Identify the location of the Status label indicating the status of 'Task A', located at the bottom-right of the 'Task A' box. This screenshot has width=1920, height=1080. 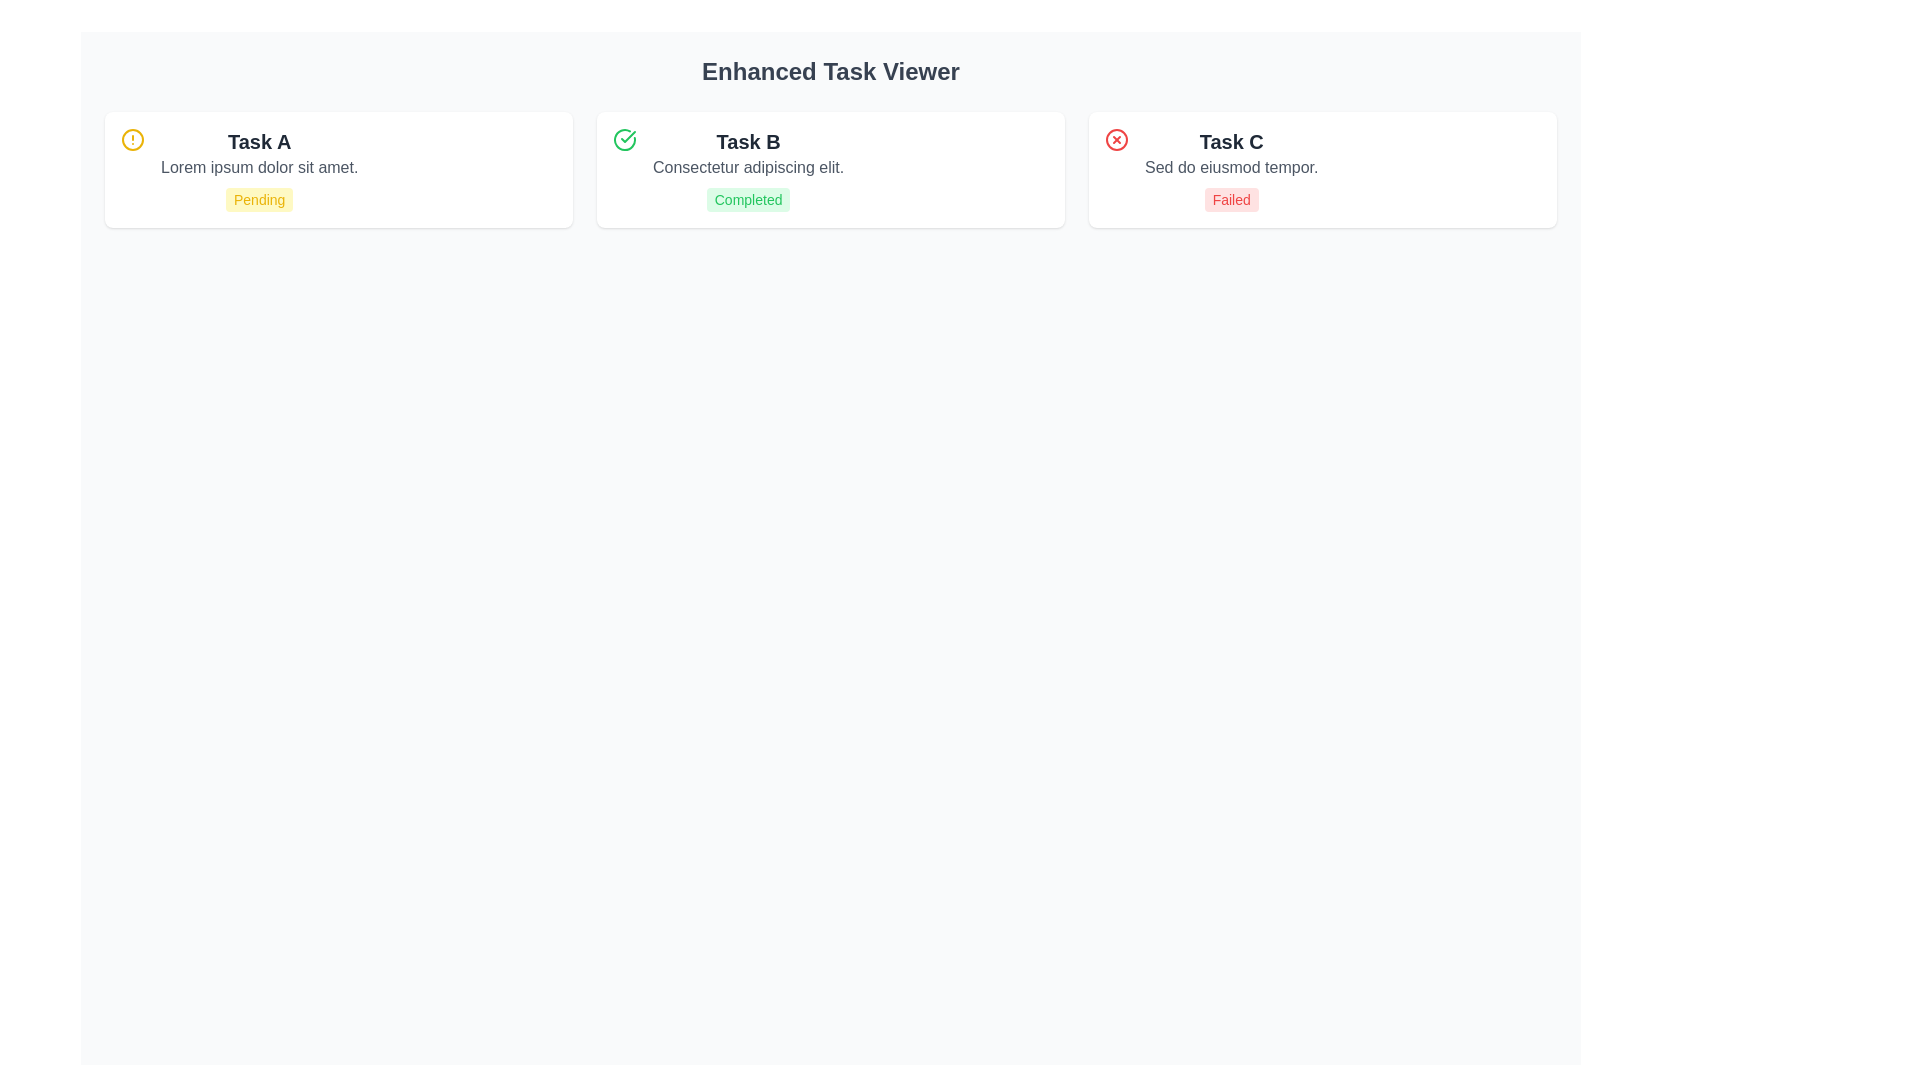
(258, 200).